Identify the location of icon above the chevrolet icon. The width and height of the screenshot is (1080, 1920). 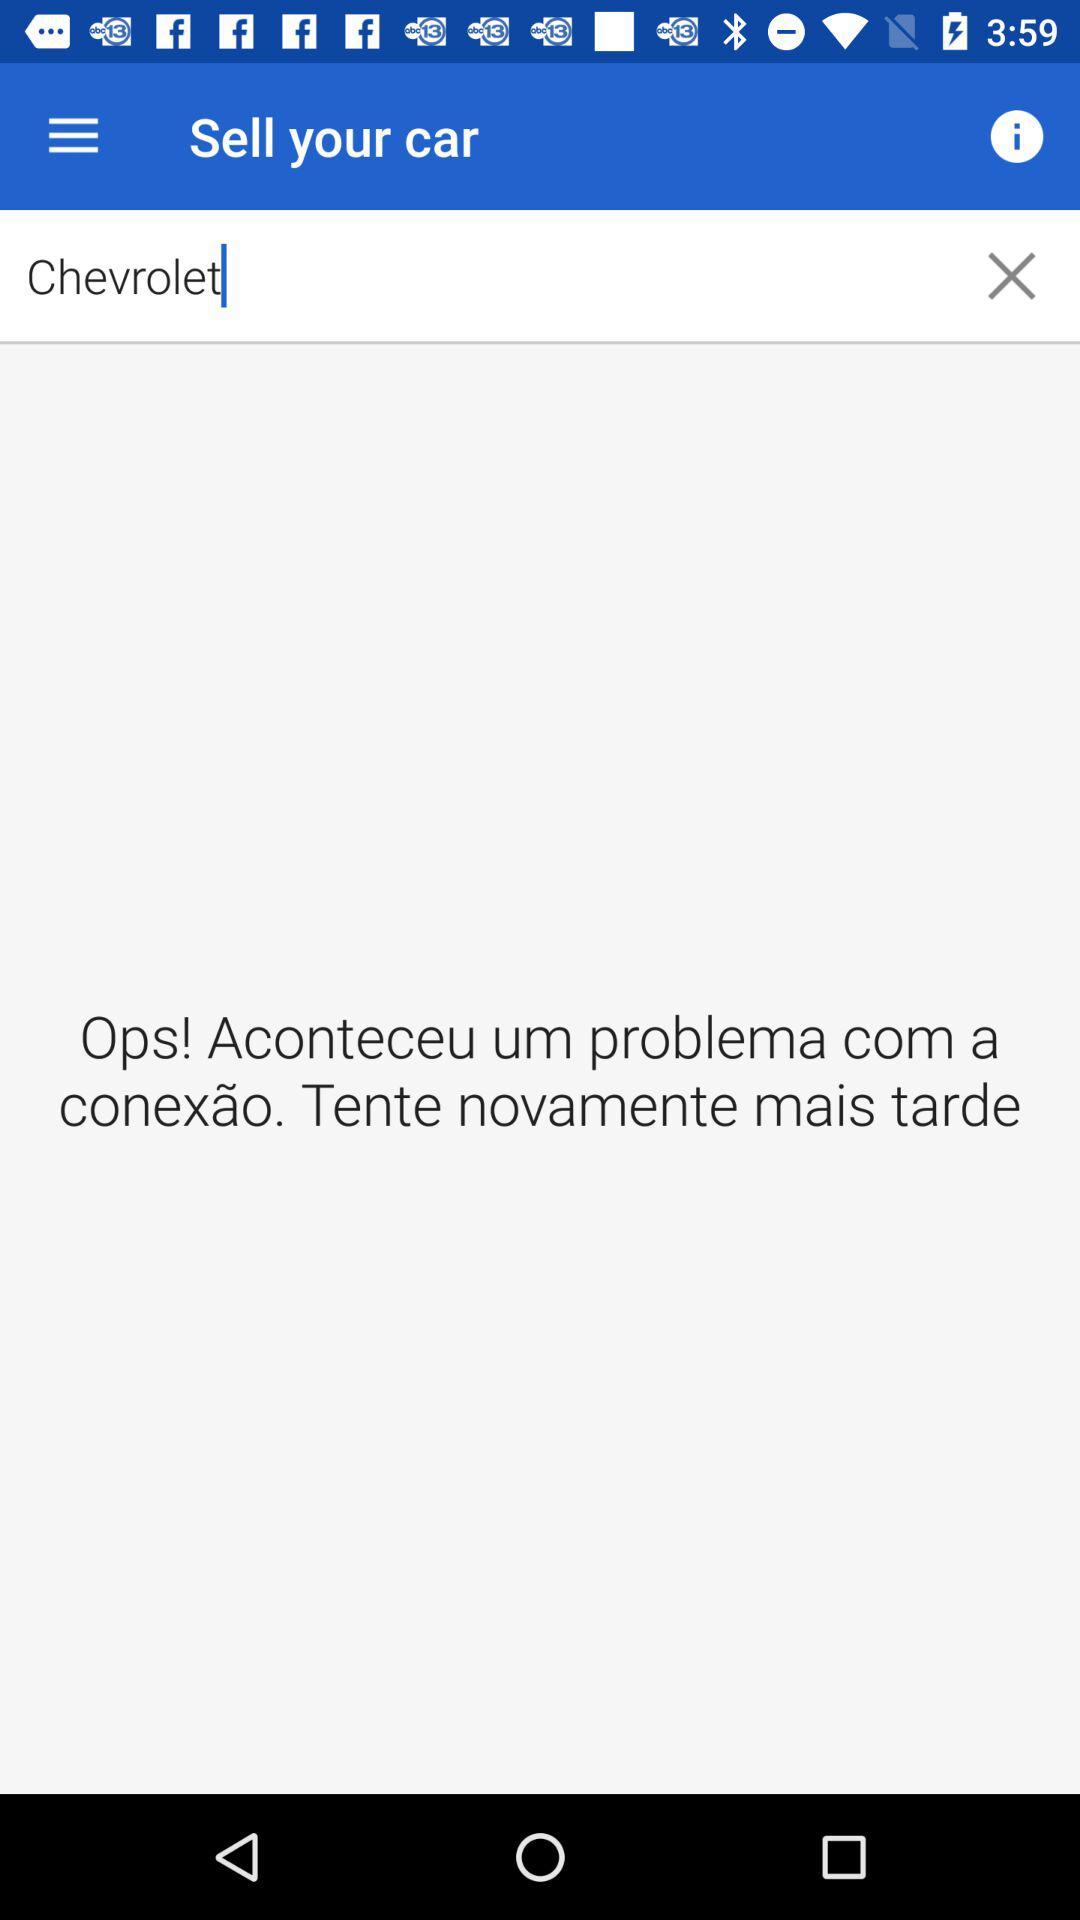
(1017, 135).